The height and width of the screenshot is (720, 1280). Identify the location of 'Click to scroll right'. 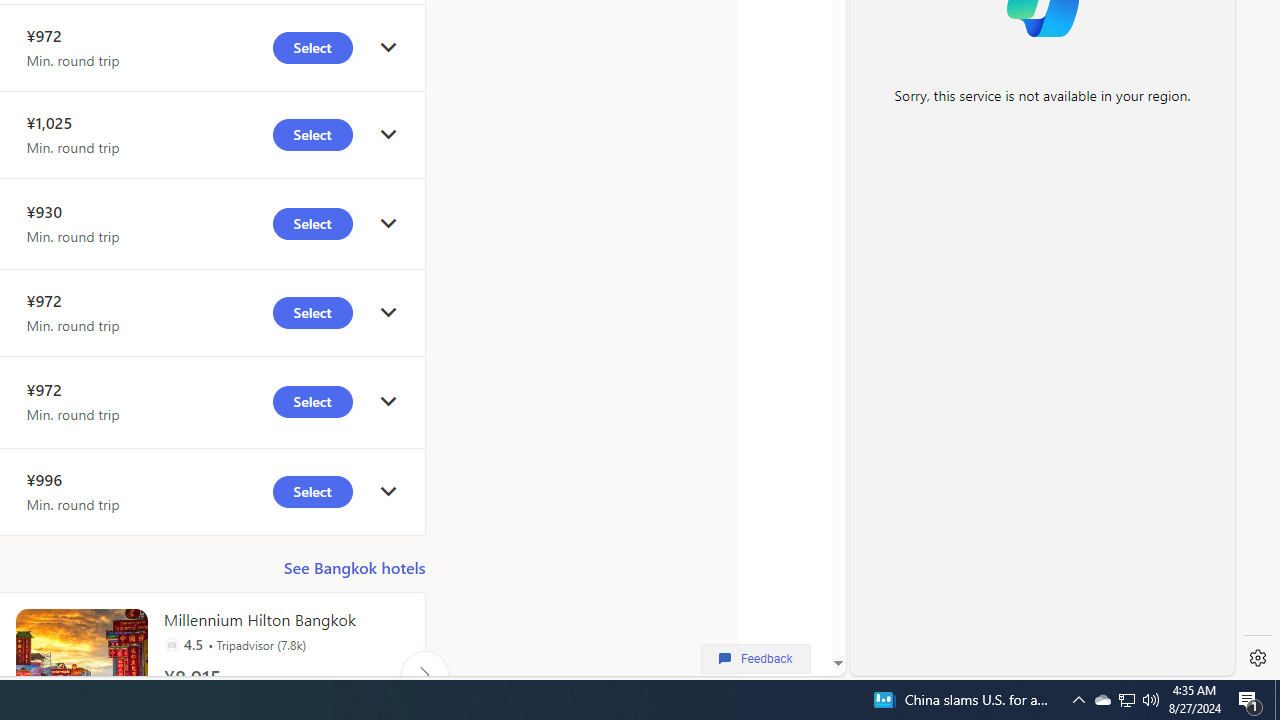
(423, 674).